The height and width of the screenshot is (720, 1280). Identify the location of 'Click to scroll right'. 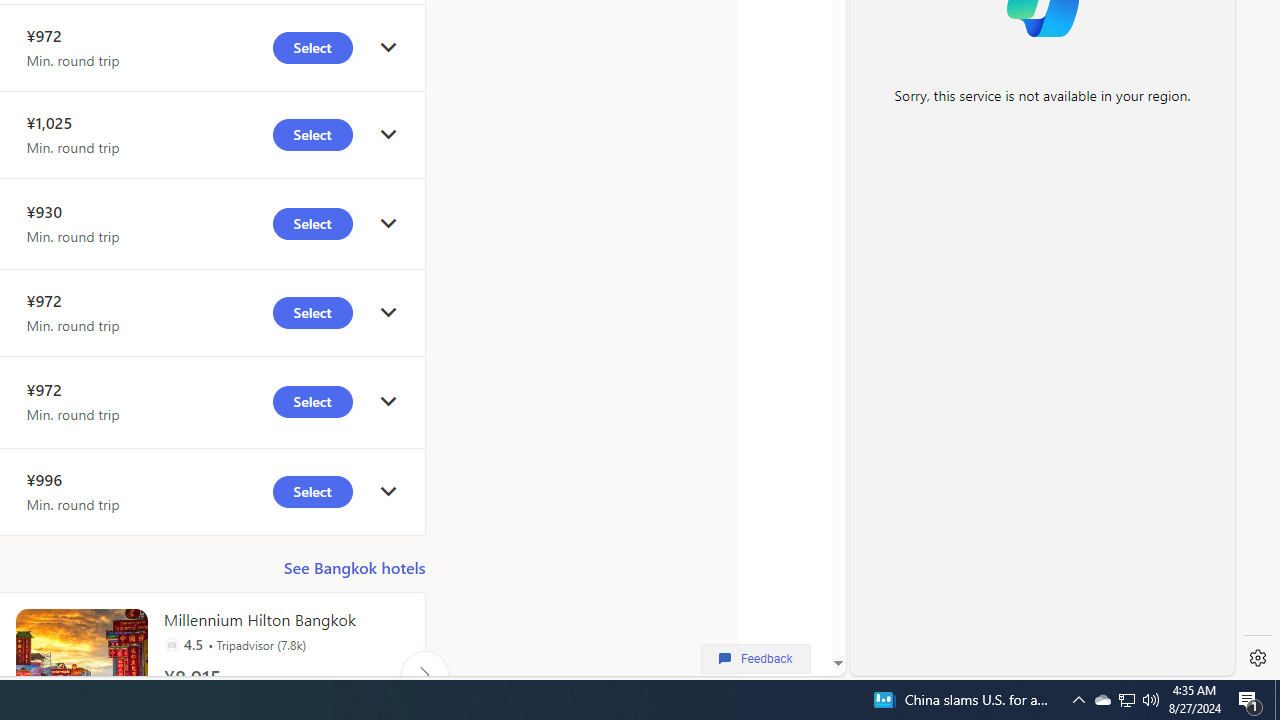
(423, 674).